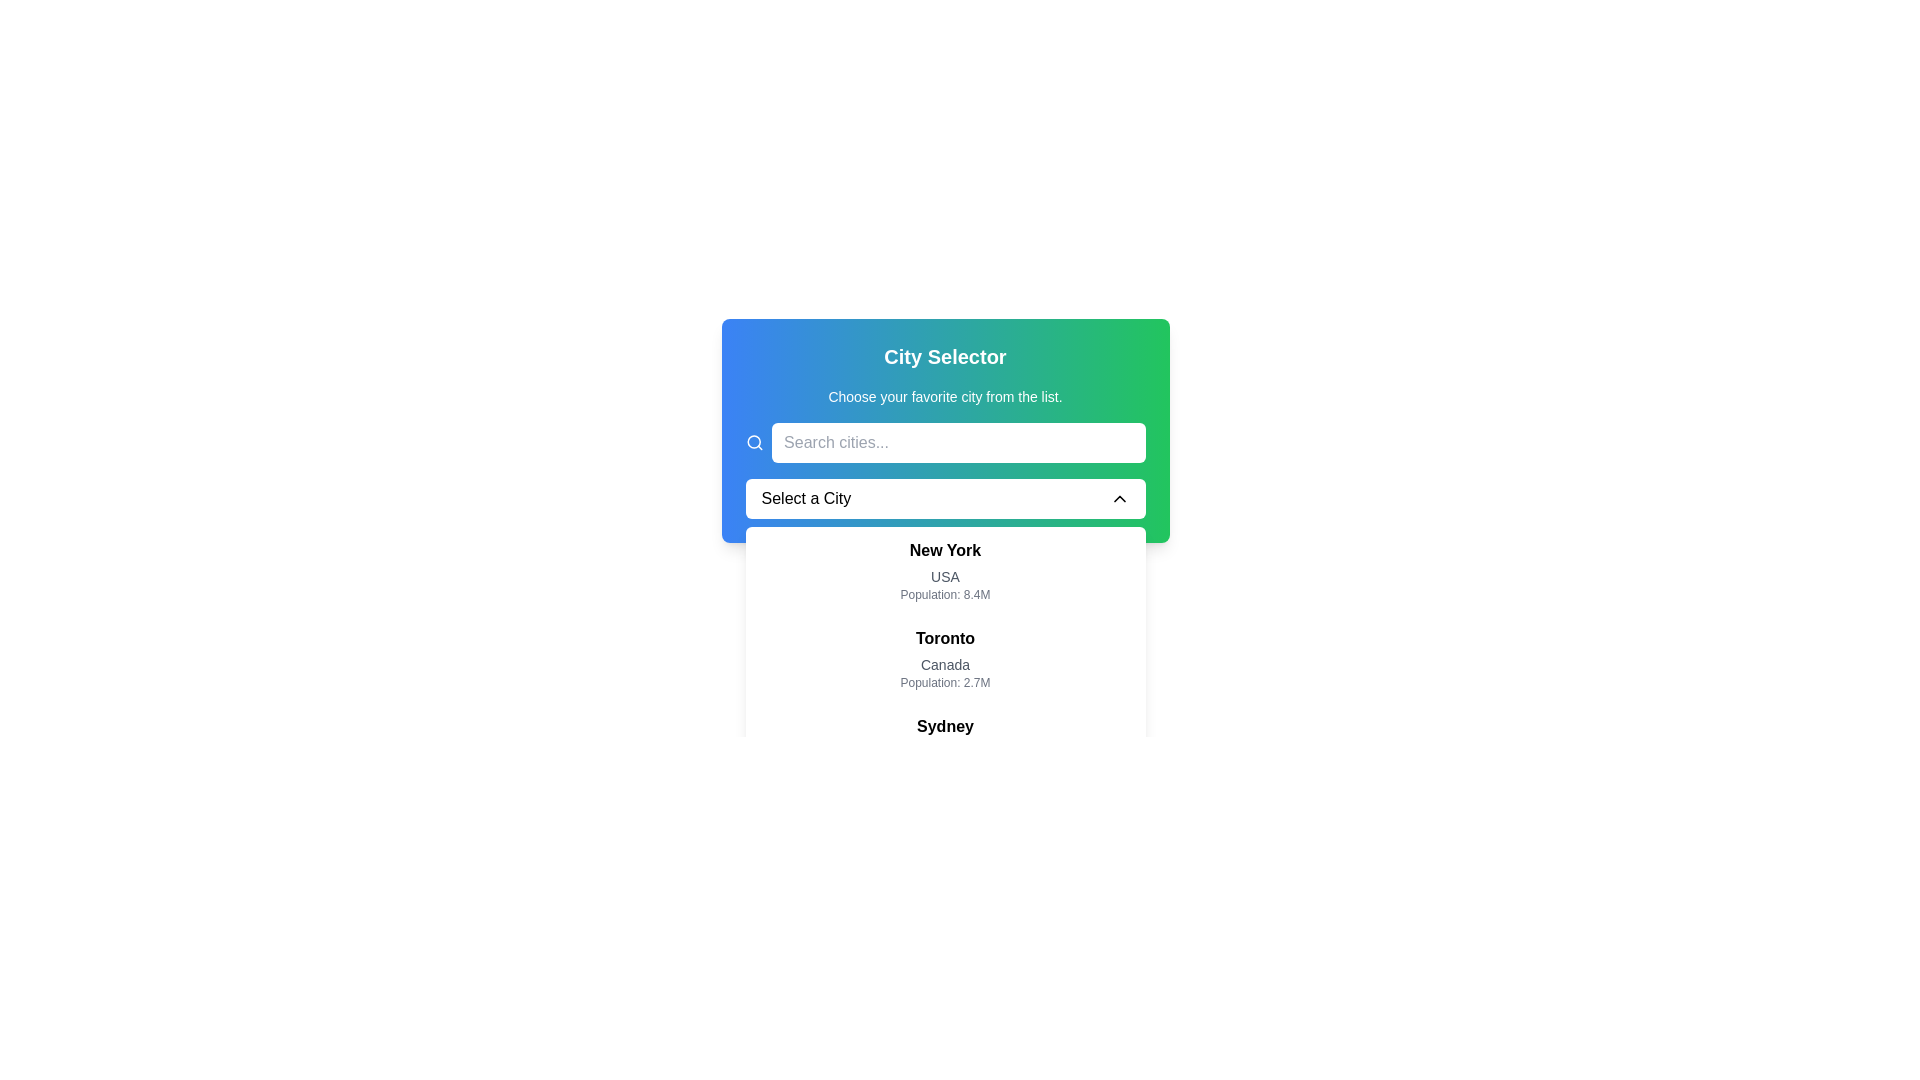  Describe the element at coordinates (944, 681) in the screenshot. I see `the text label displaying 'Population: 2.7M', which is located beneath 'Canada' and 'Toronto' in the dropdown entry for 'Toronto', to trigger any available tooltips` at that location.